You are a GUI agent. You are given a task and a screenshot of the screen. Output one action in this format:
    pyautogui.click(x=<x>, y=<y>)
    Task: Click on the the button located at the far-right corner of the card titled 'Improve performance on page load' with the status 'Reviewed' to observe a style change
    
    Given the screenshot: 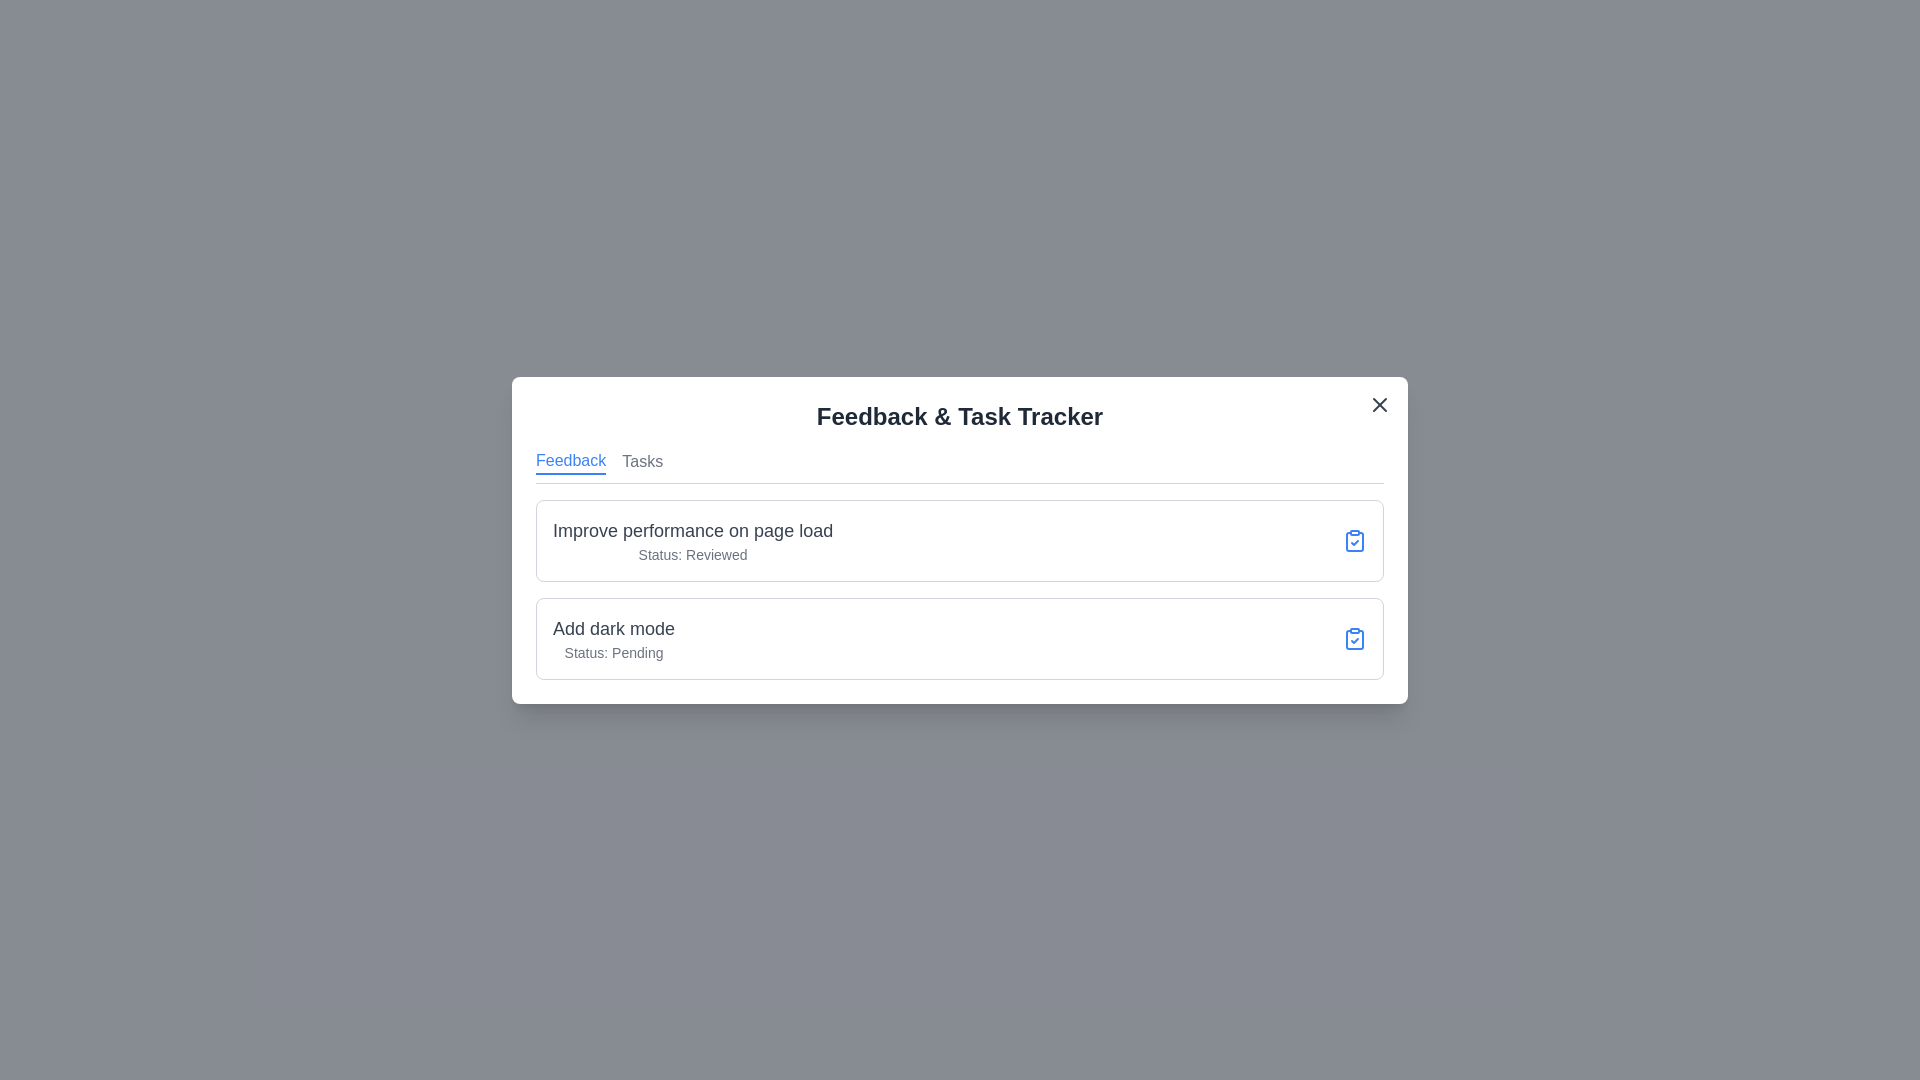 What is the action you would take?
    pyautogui.click(x=1354, y=540)
    